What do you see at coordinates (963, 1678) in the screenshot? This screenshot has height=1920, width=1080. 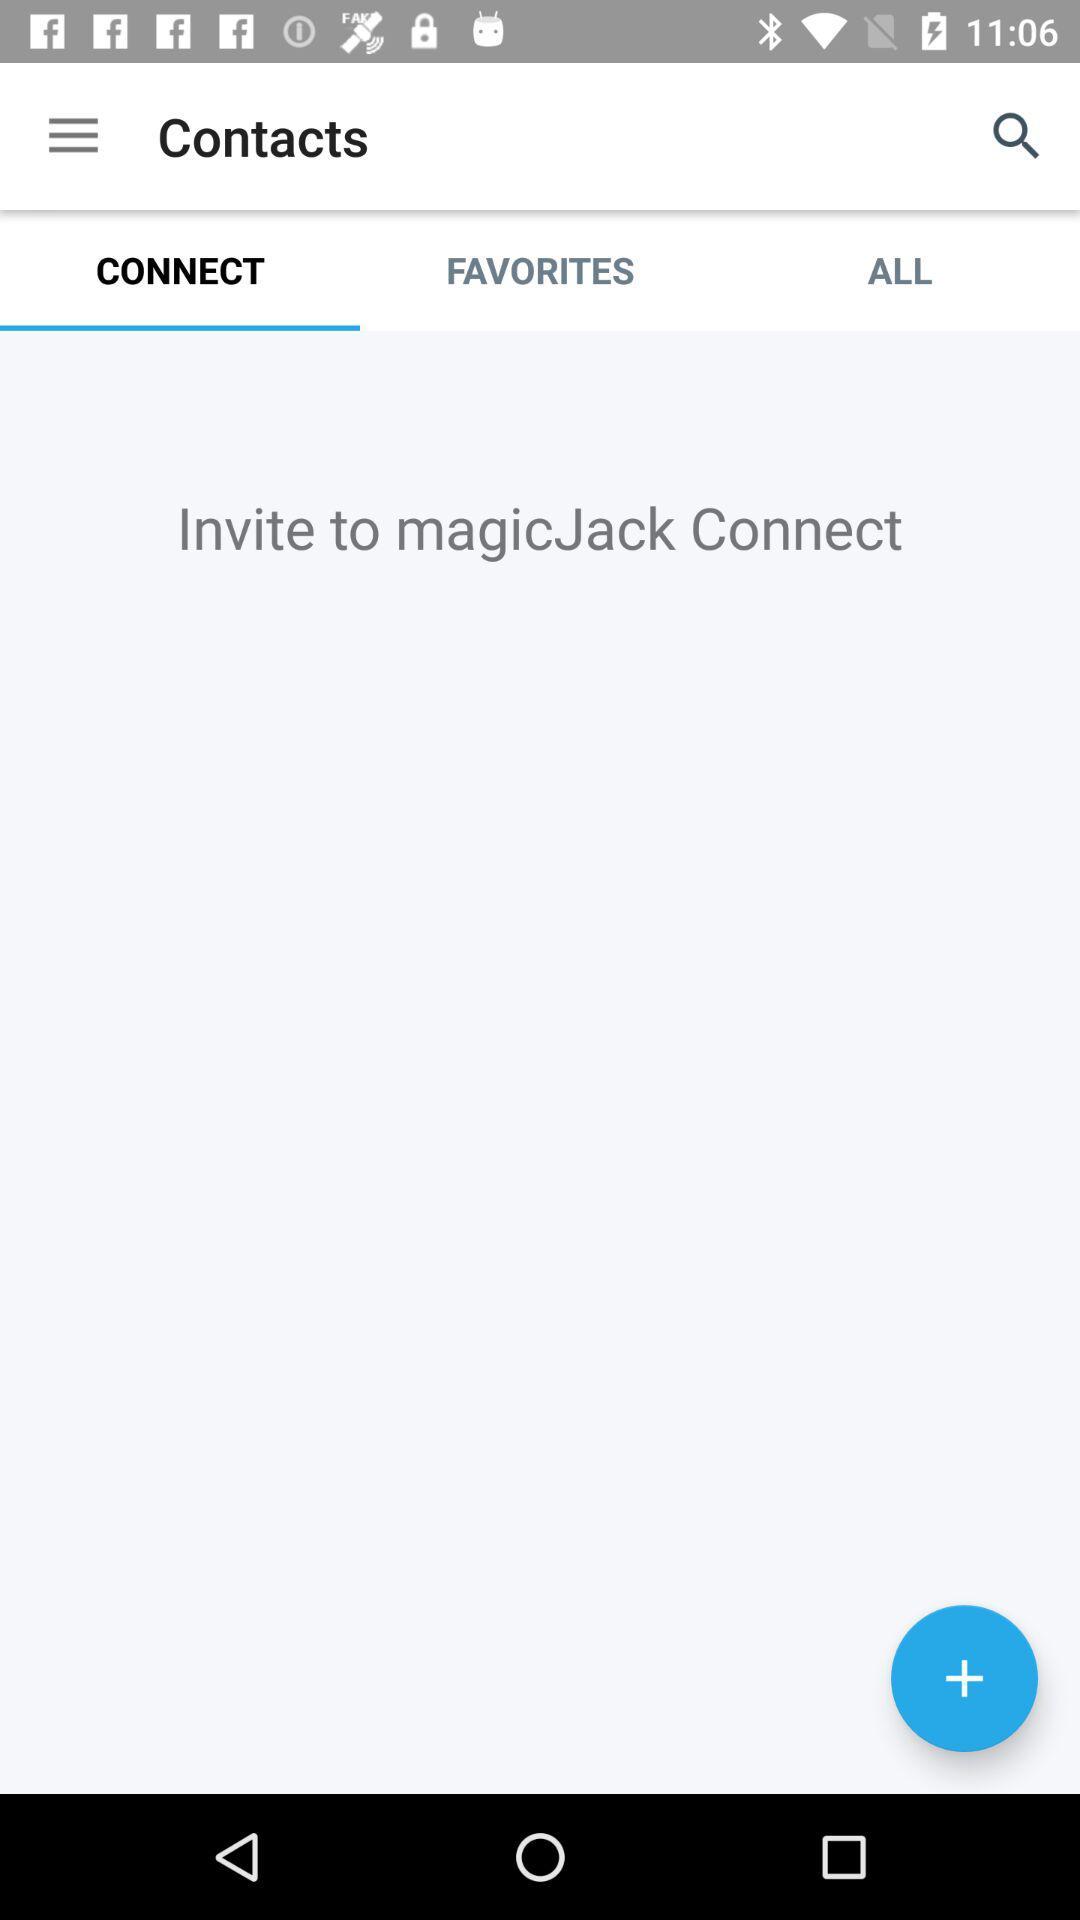 I see `new connection` at bounding box center [963, 1678].